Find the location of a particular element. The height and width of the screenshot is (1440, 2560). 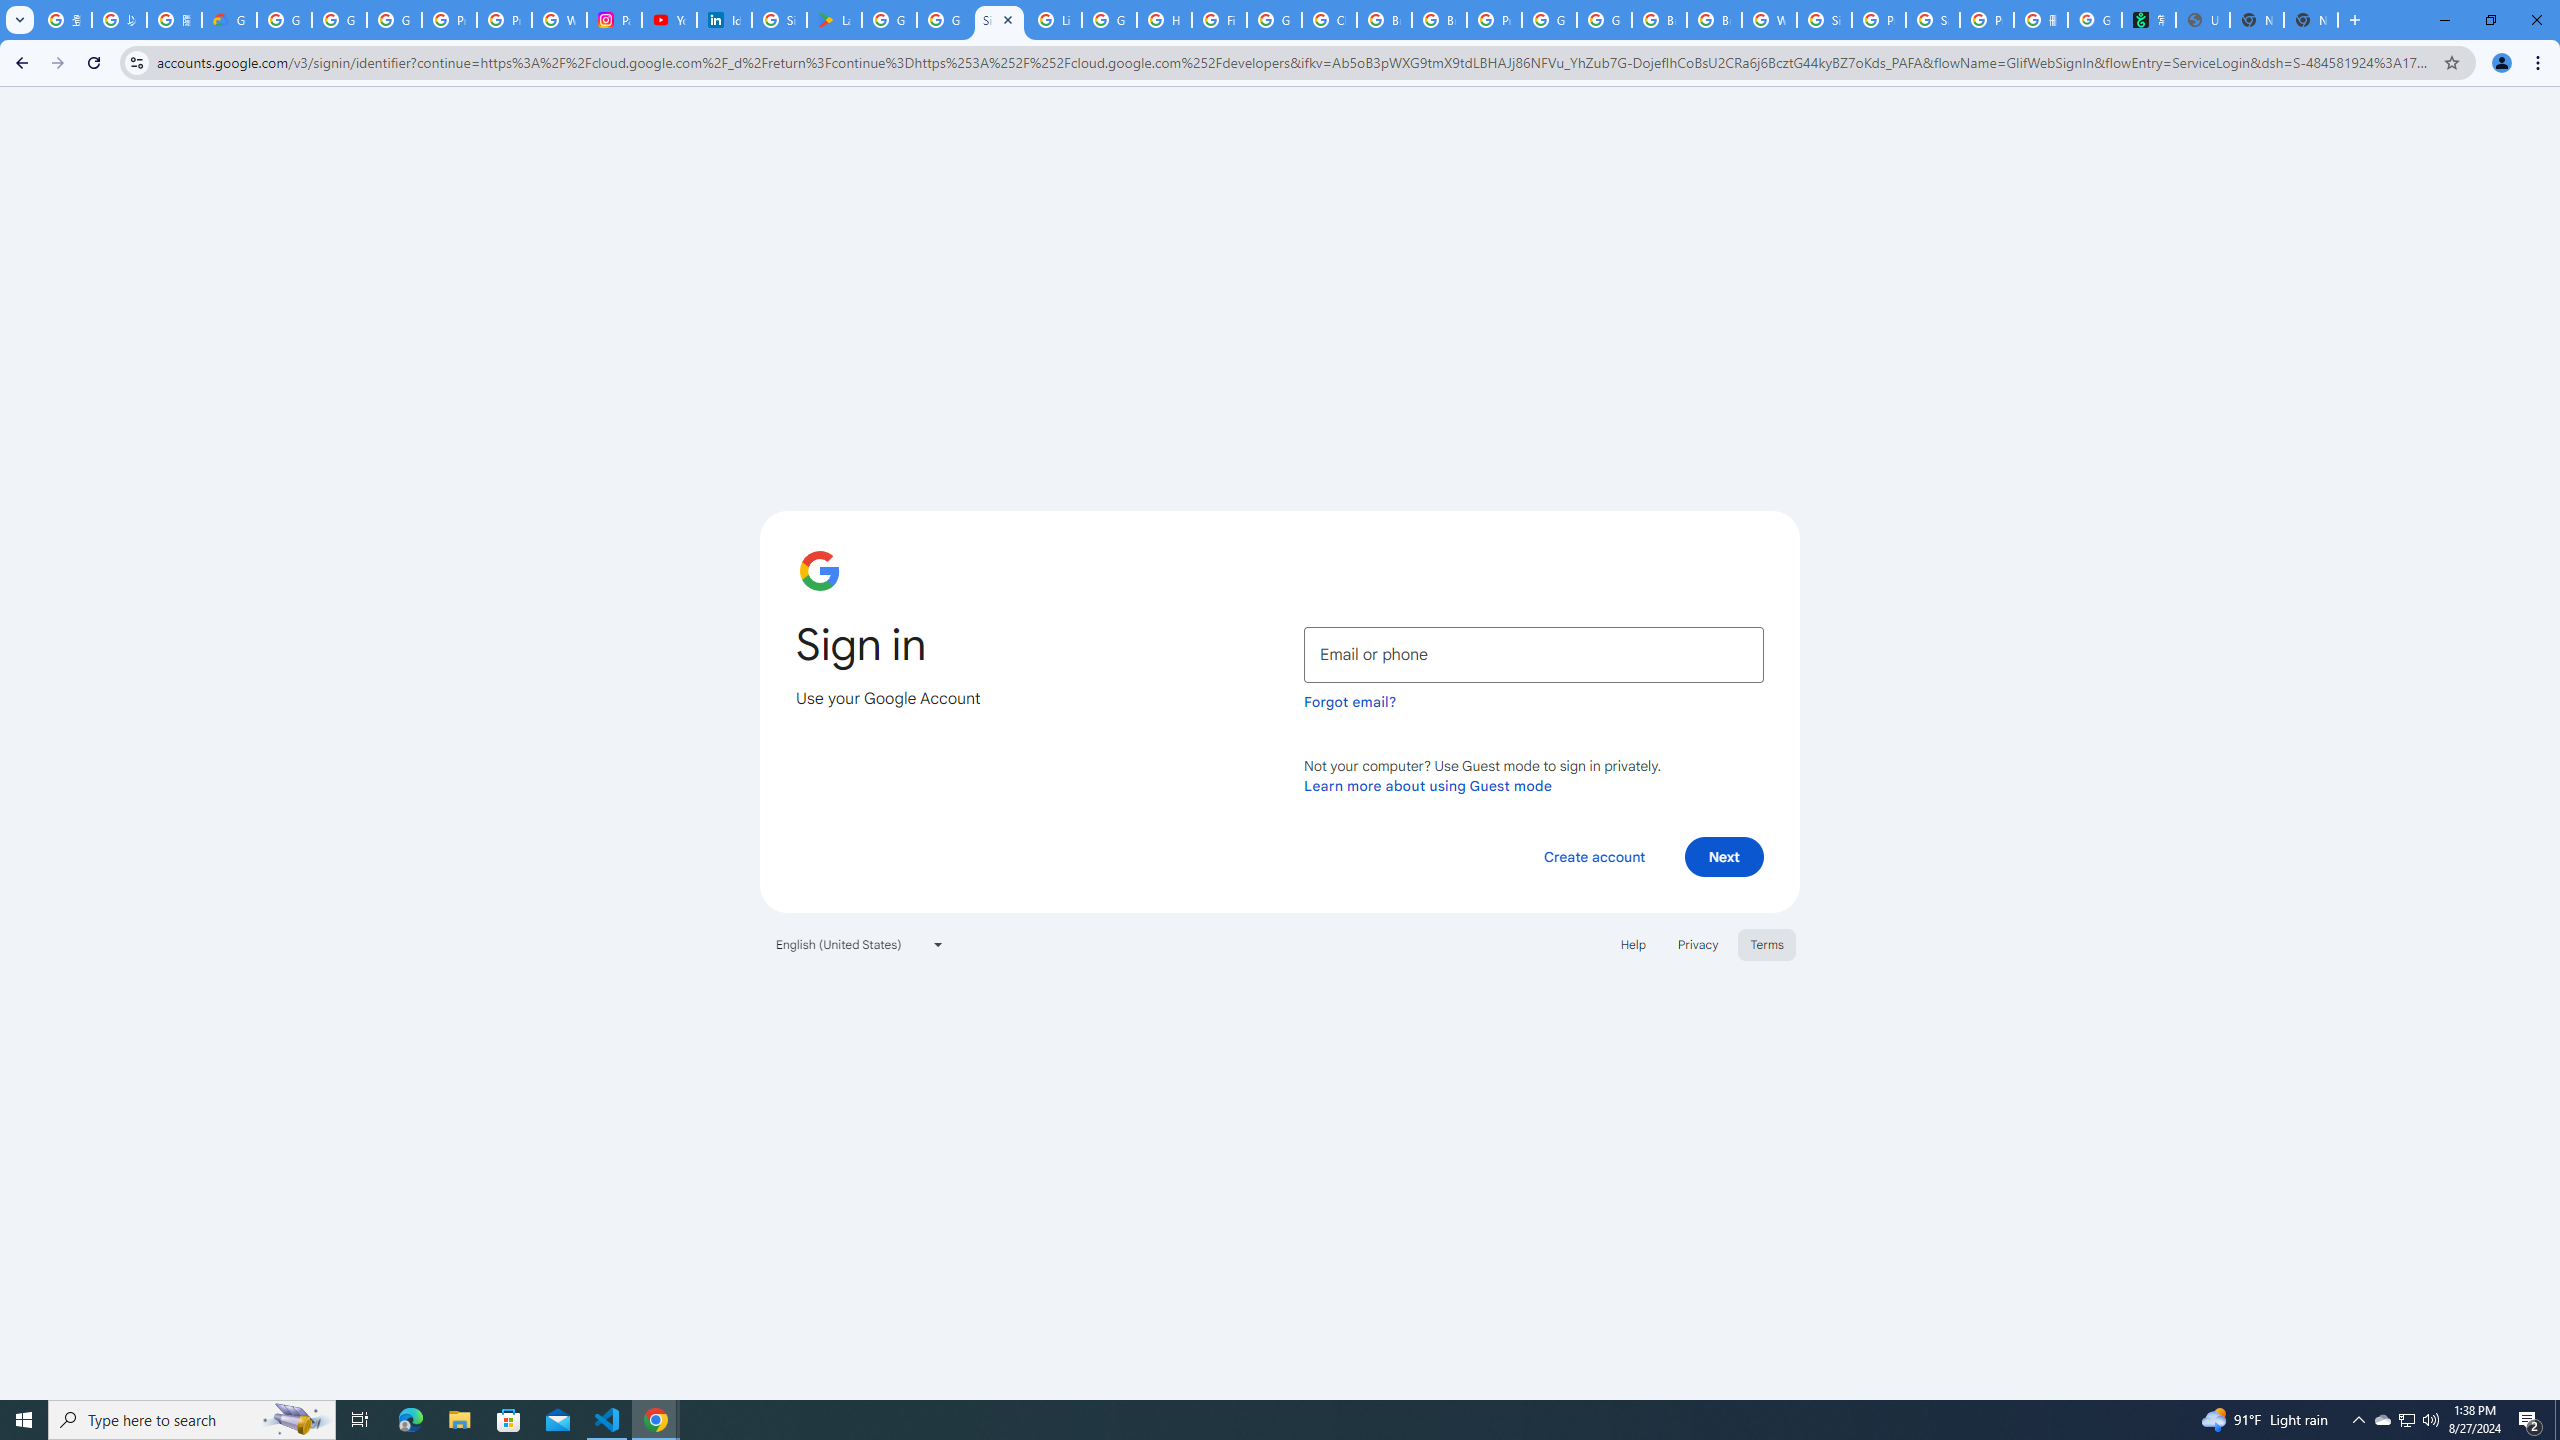

'Help' is located at coordinates (1632, 942).